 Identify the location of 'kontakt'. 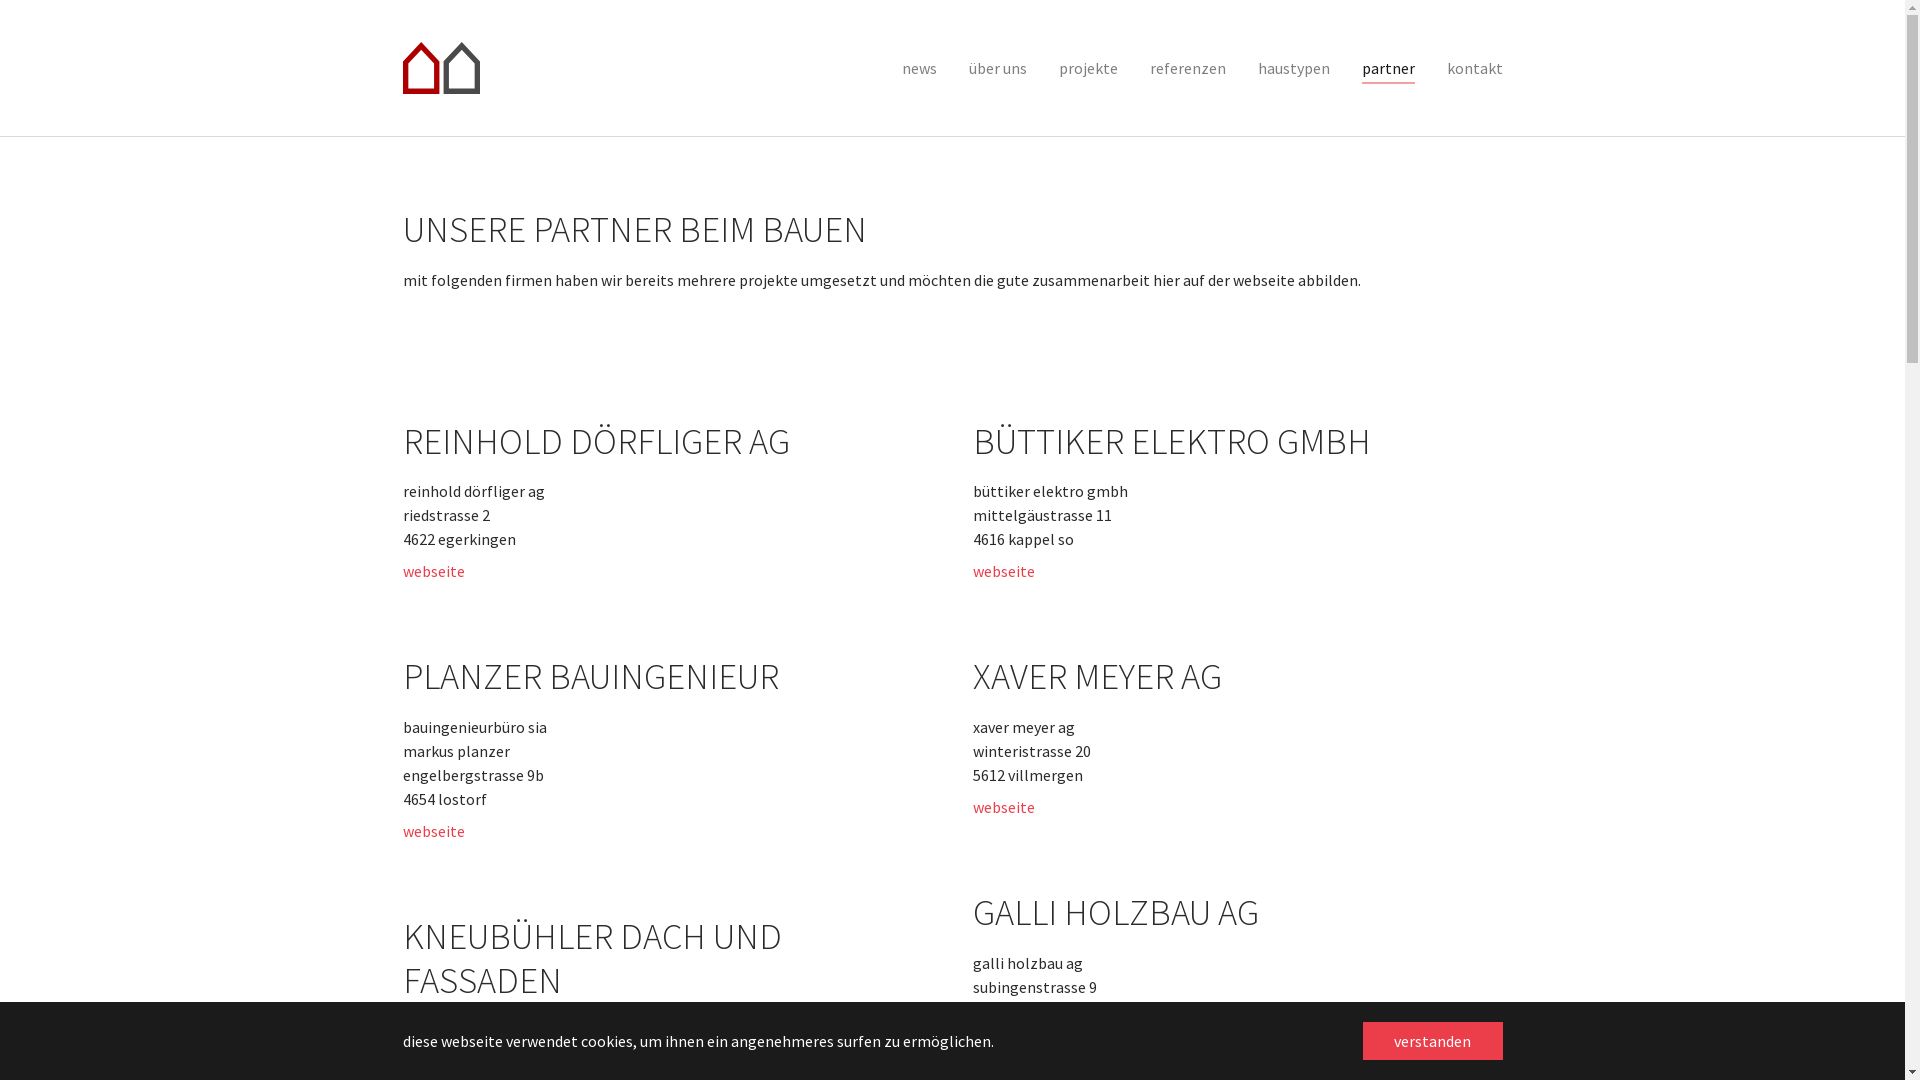
(1473, 67).